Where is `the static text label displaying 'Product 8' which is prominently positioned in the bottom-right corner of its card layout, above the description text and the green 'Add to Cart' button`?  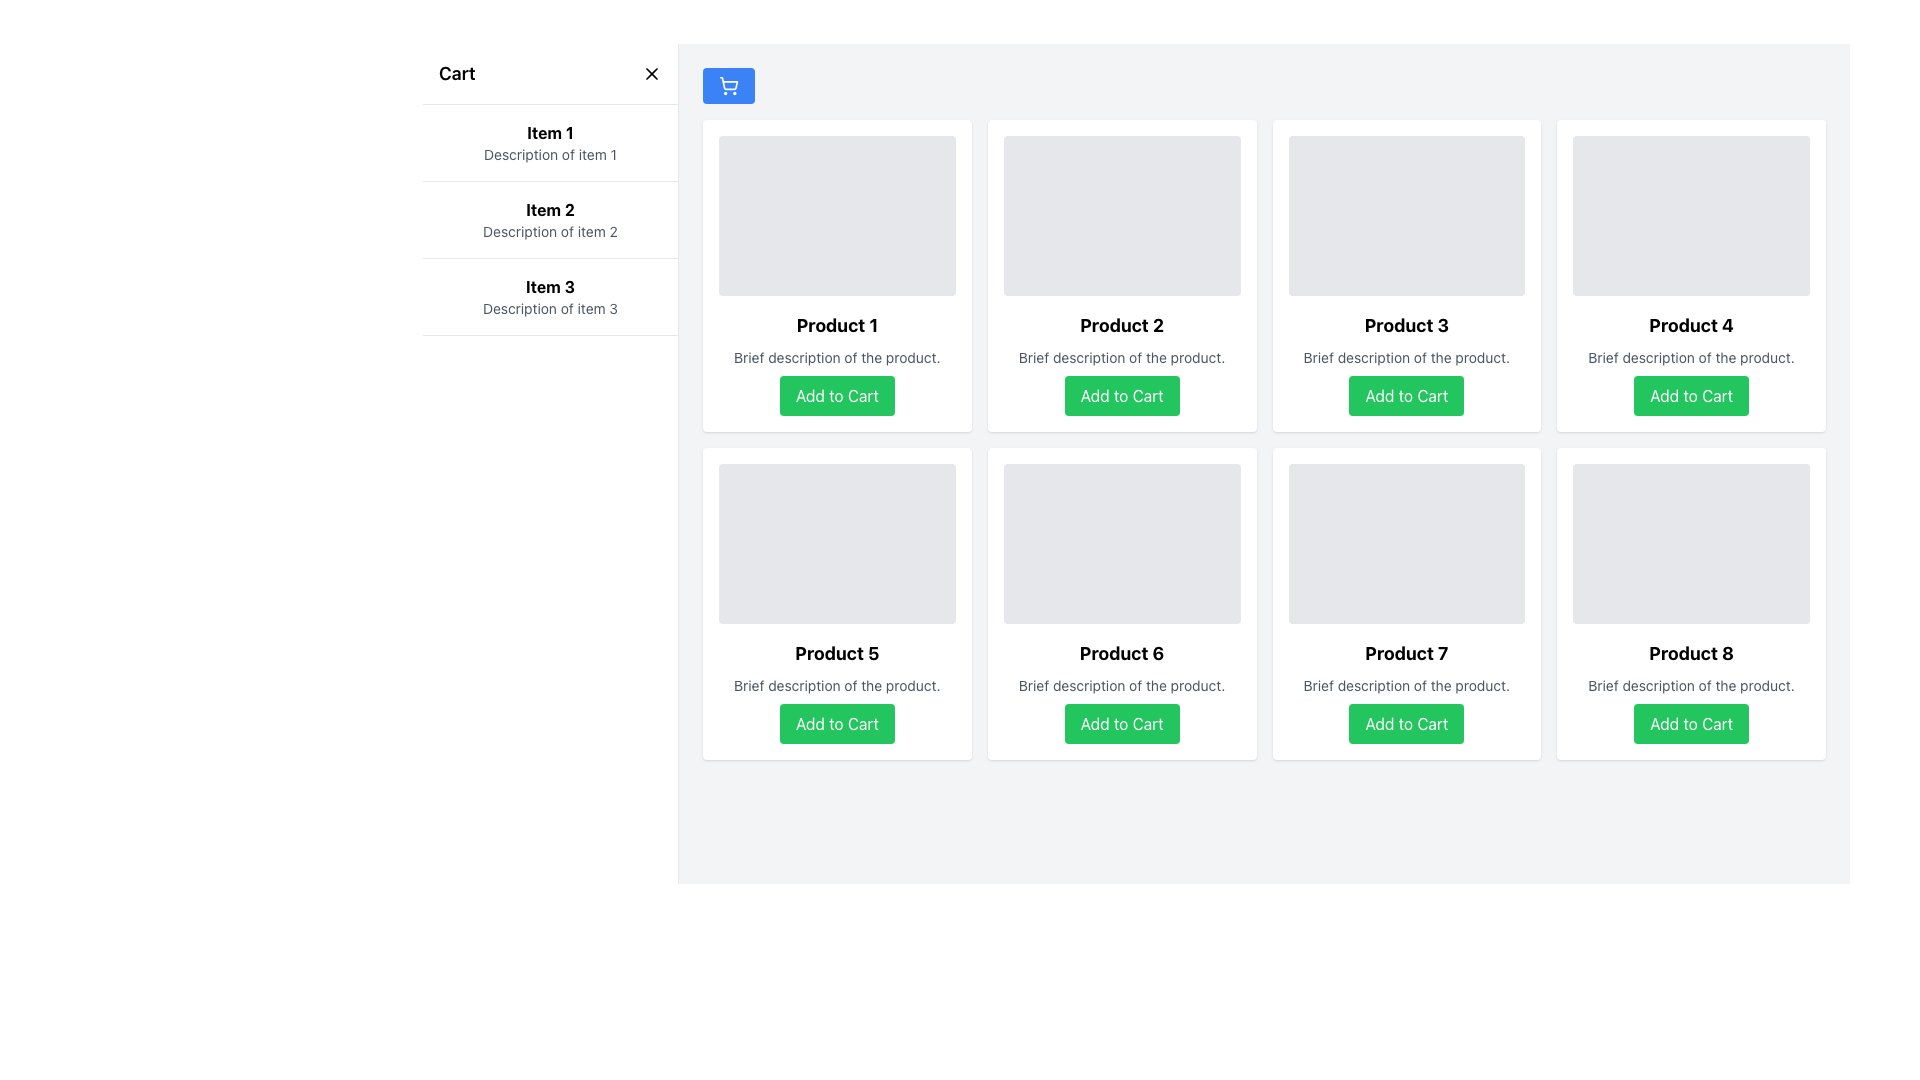 the static text label displaying 'Product 8' which is prominently positioned in the bottom-right corner of its card layout, above the description text and the green 'Add to Cart' button is located at coordinates (1690, 654).